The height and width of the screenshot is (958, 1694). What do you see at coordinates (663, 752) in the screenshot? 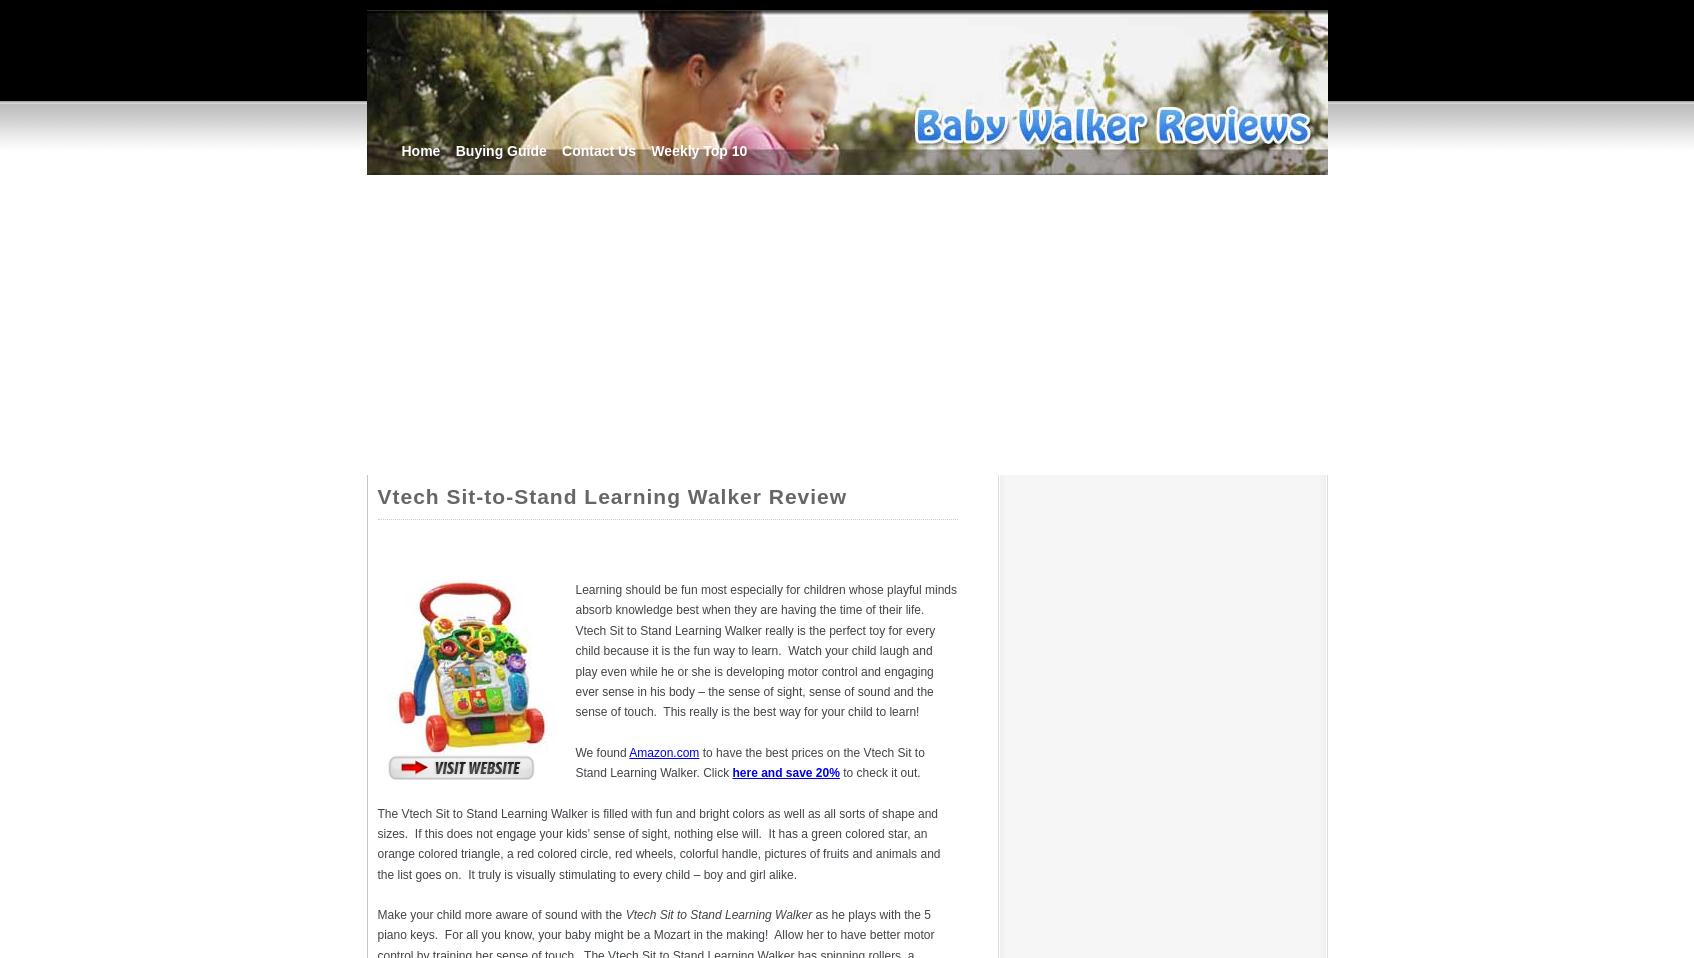
I see `'Amazon.com'` at bounding box center [663, 752].